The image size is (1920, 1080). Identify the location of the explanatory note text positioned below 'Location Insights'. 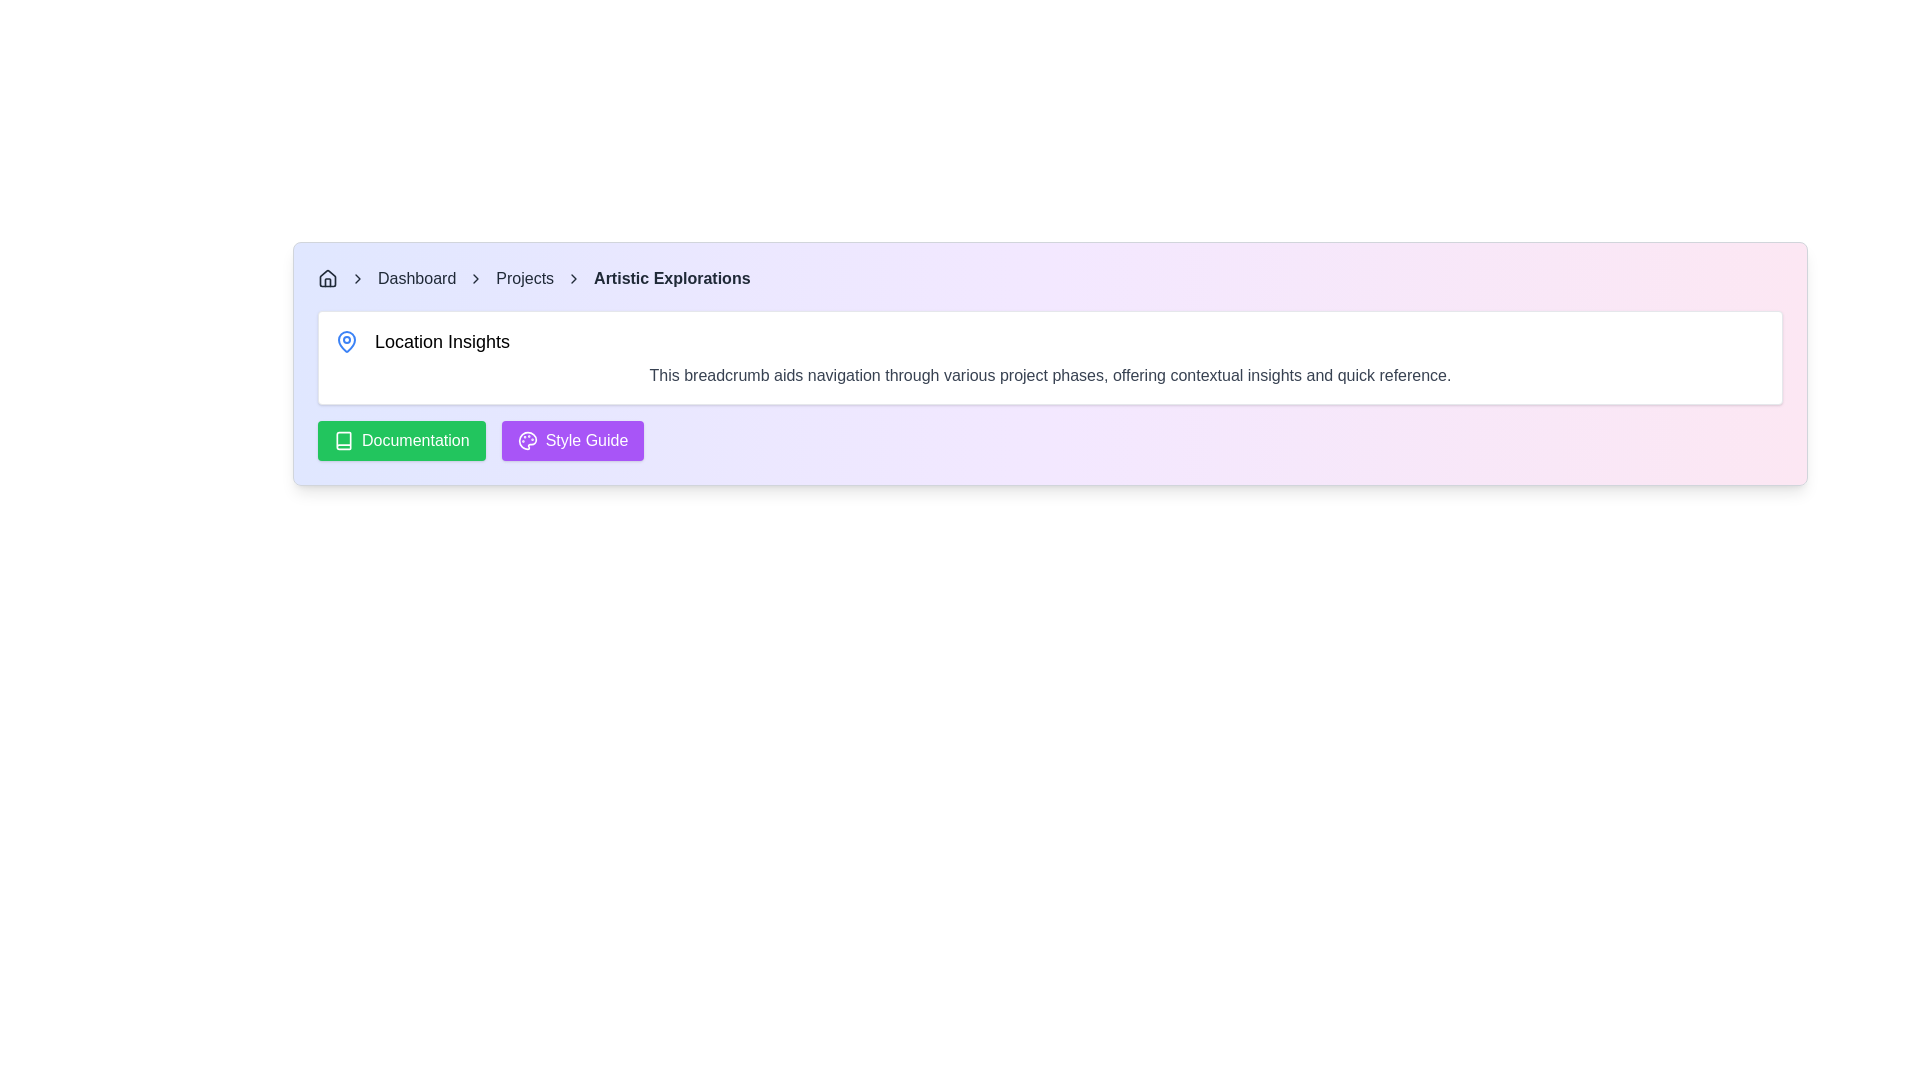
(1049, 375).